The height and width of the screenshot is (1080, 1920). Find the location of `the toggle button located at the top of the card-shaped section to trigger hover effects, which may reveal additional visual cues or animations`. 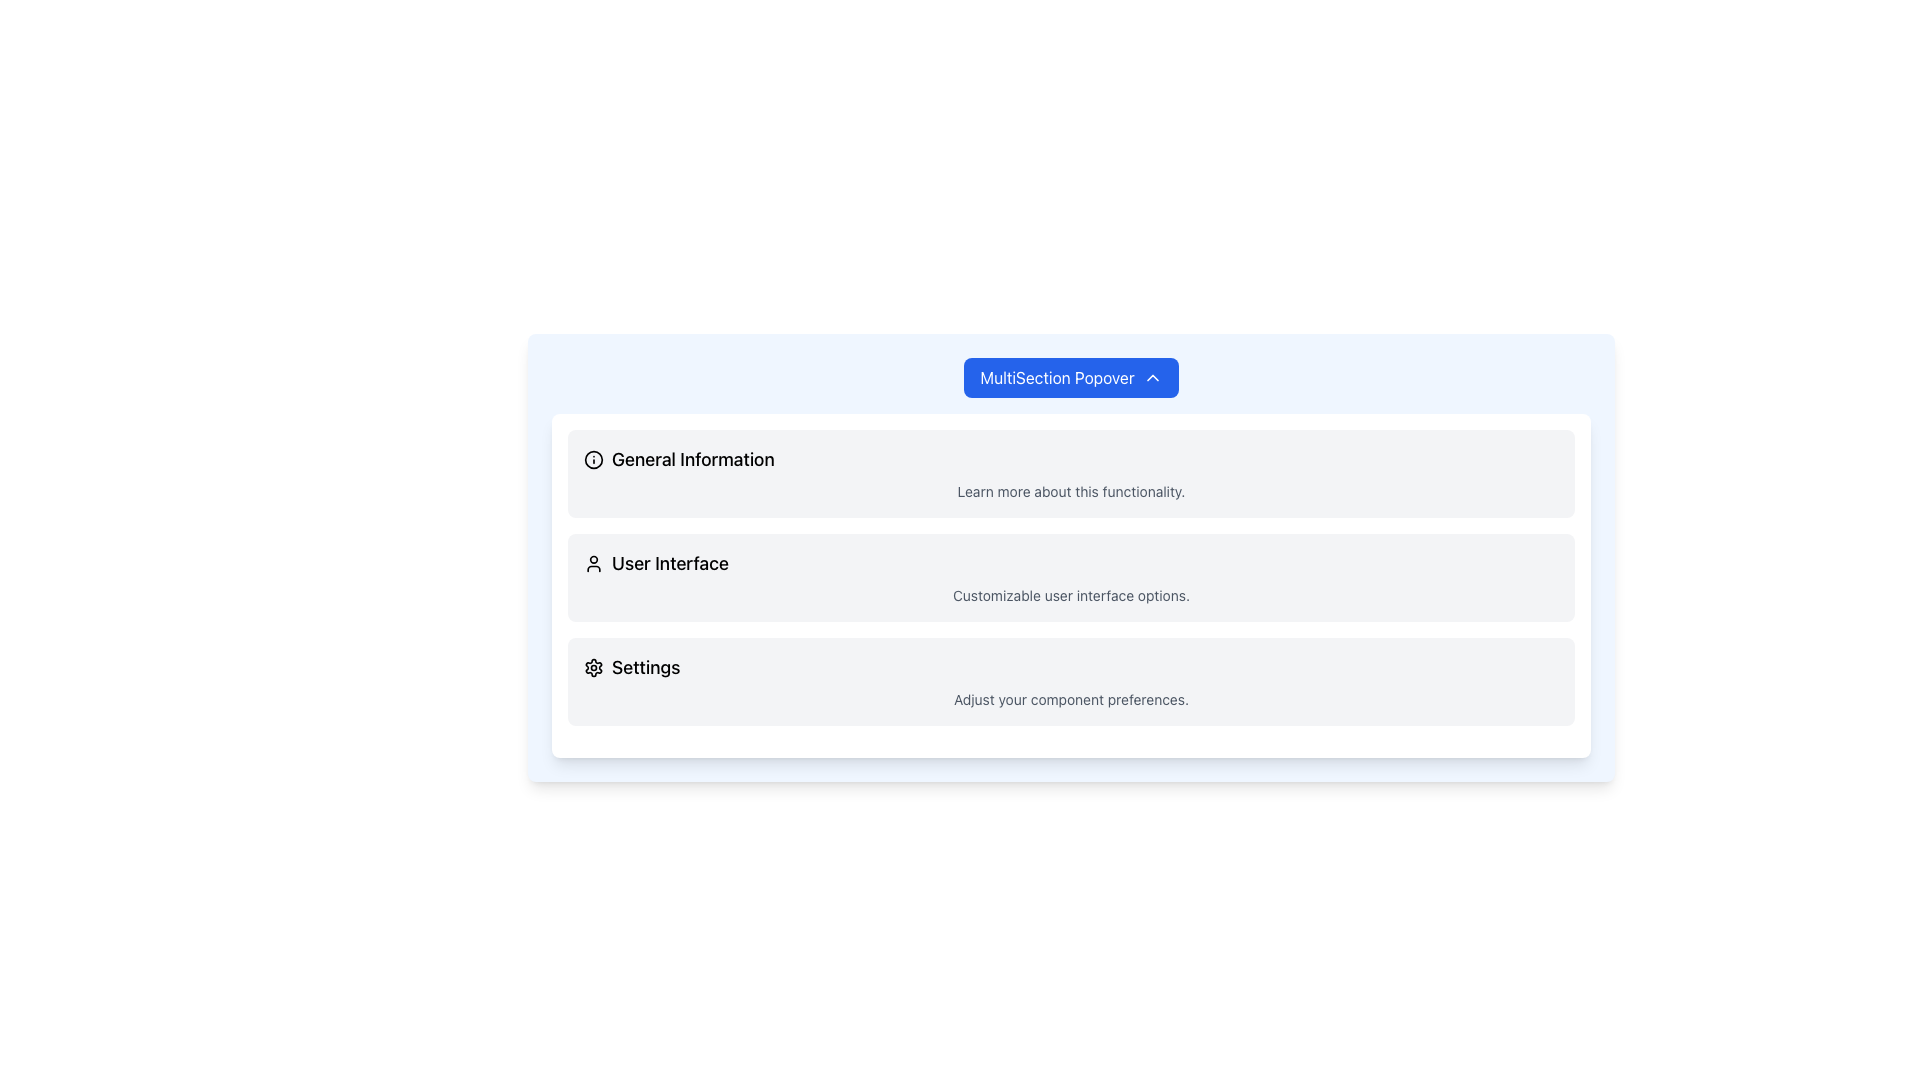

the toggle button located at the top of the card-shaped section to trigger hover effects, which may reveal additional visual cues or animations is located at coordinates (1070, 378).